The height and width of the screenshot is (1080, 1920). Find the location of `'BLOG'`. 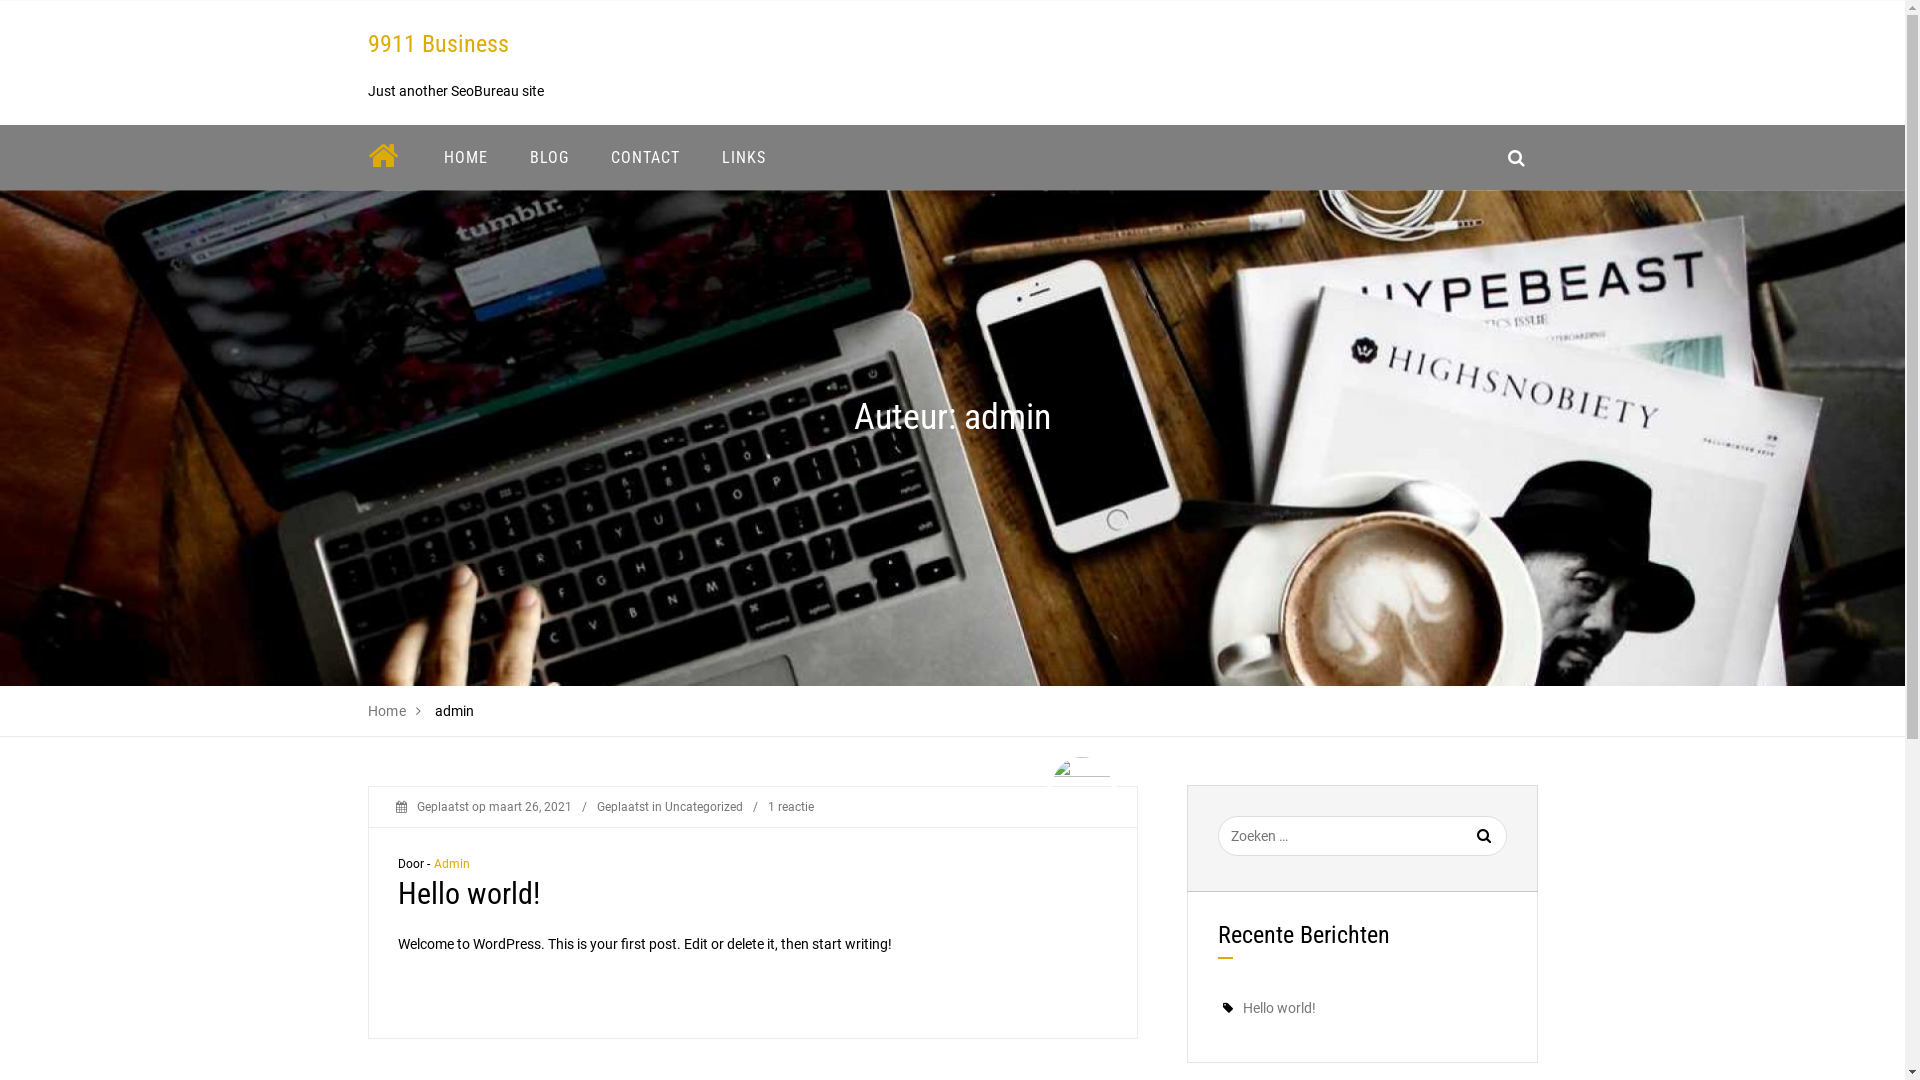

'BLOG' is located at coordinates (548, 156).